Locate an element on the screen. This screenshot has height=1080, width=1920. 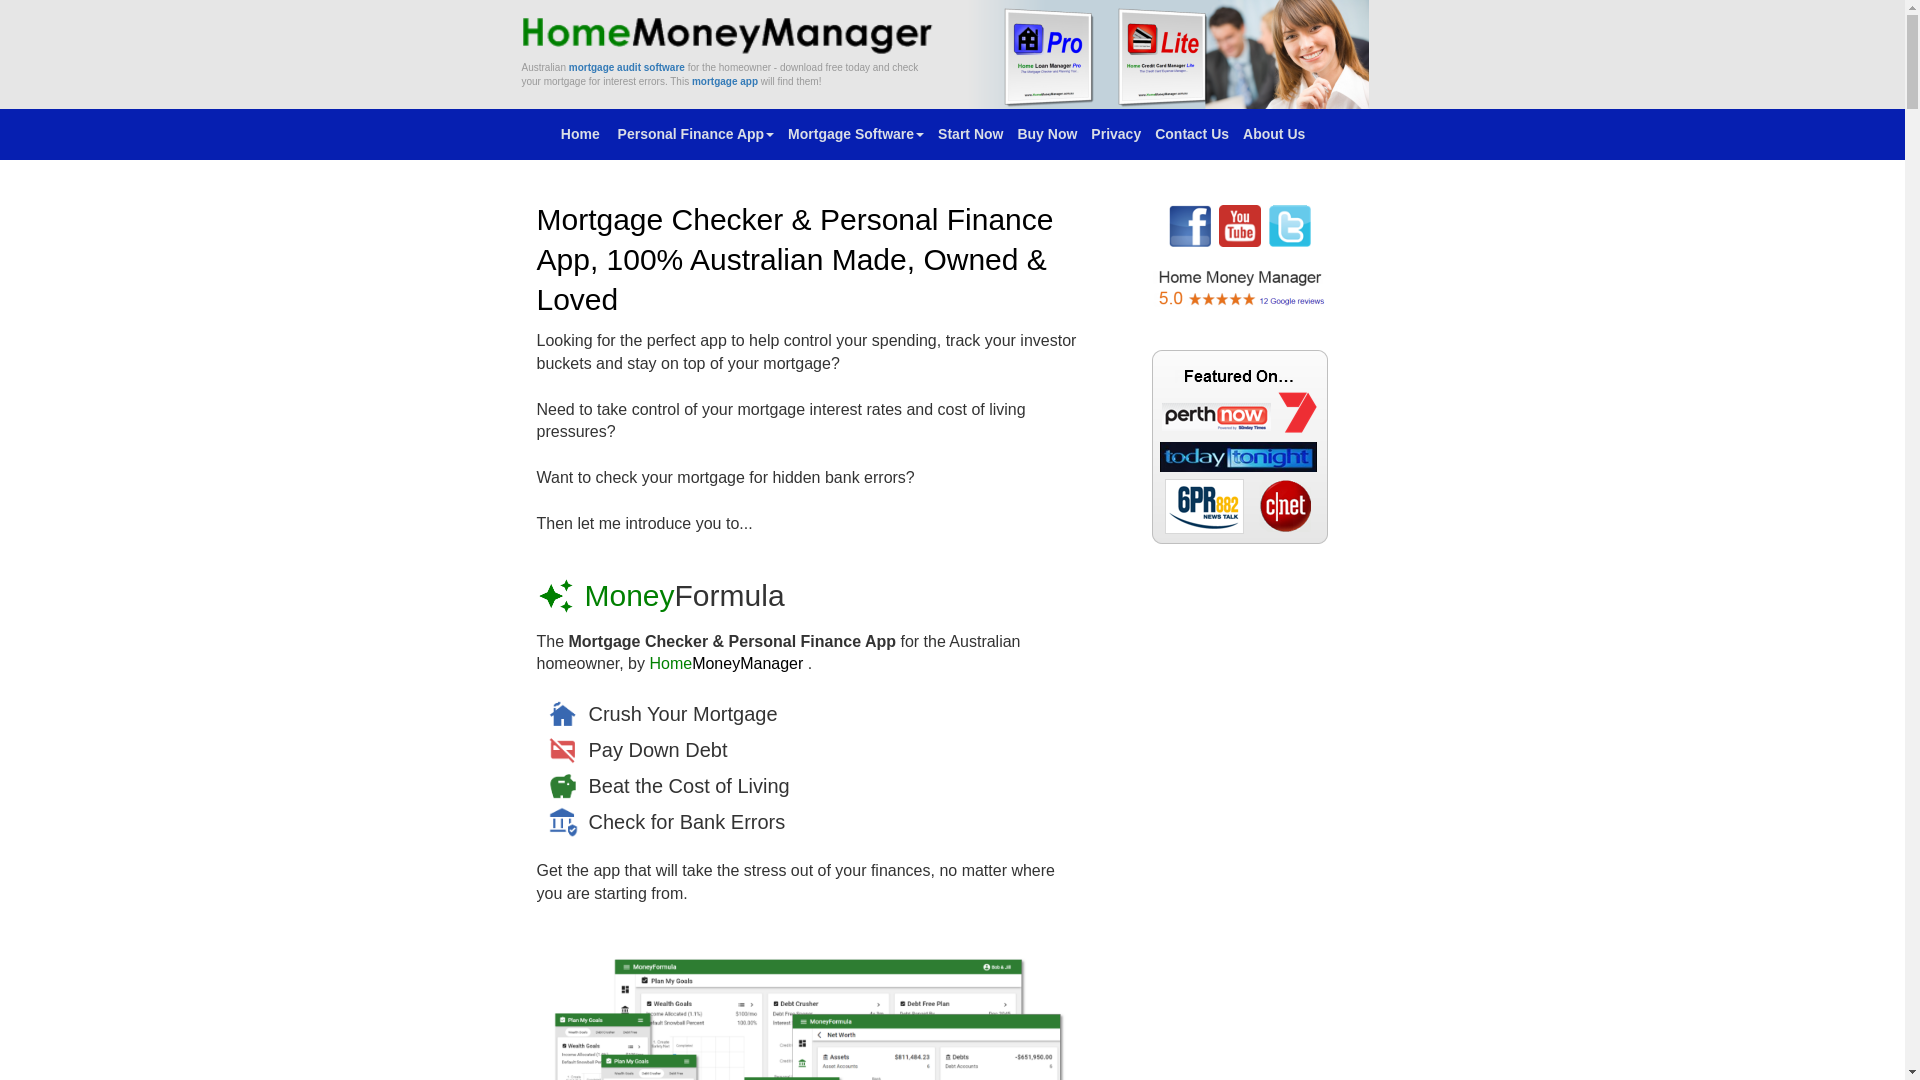
'mortgage audit software' is located at coordinates (568, 66).